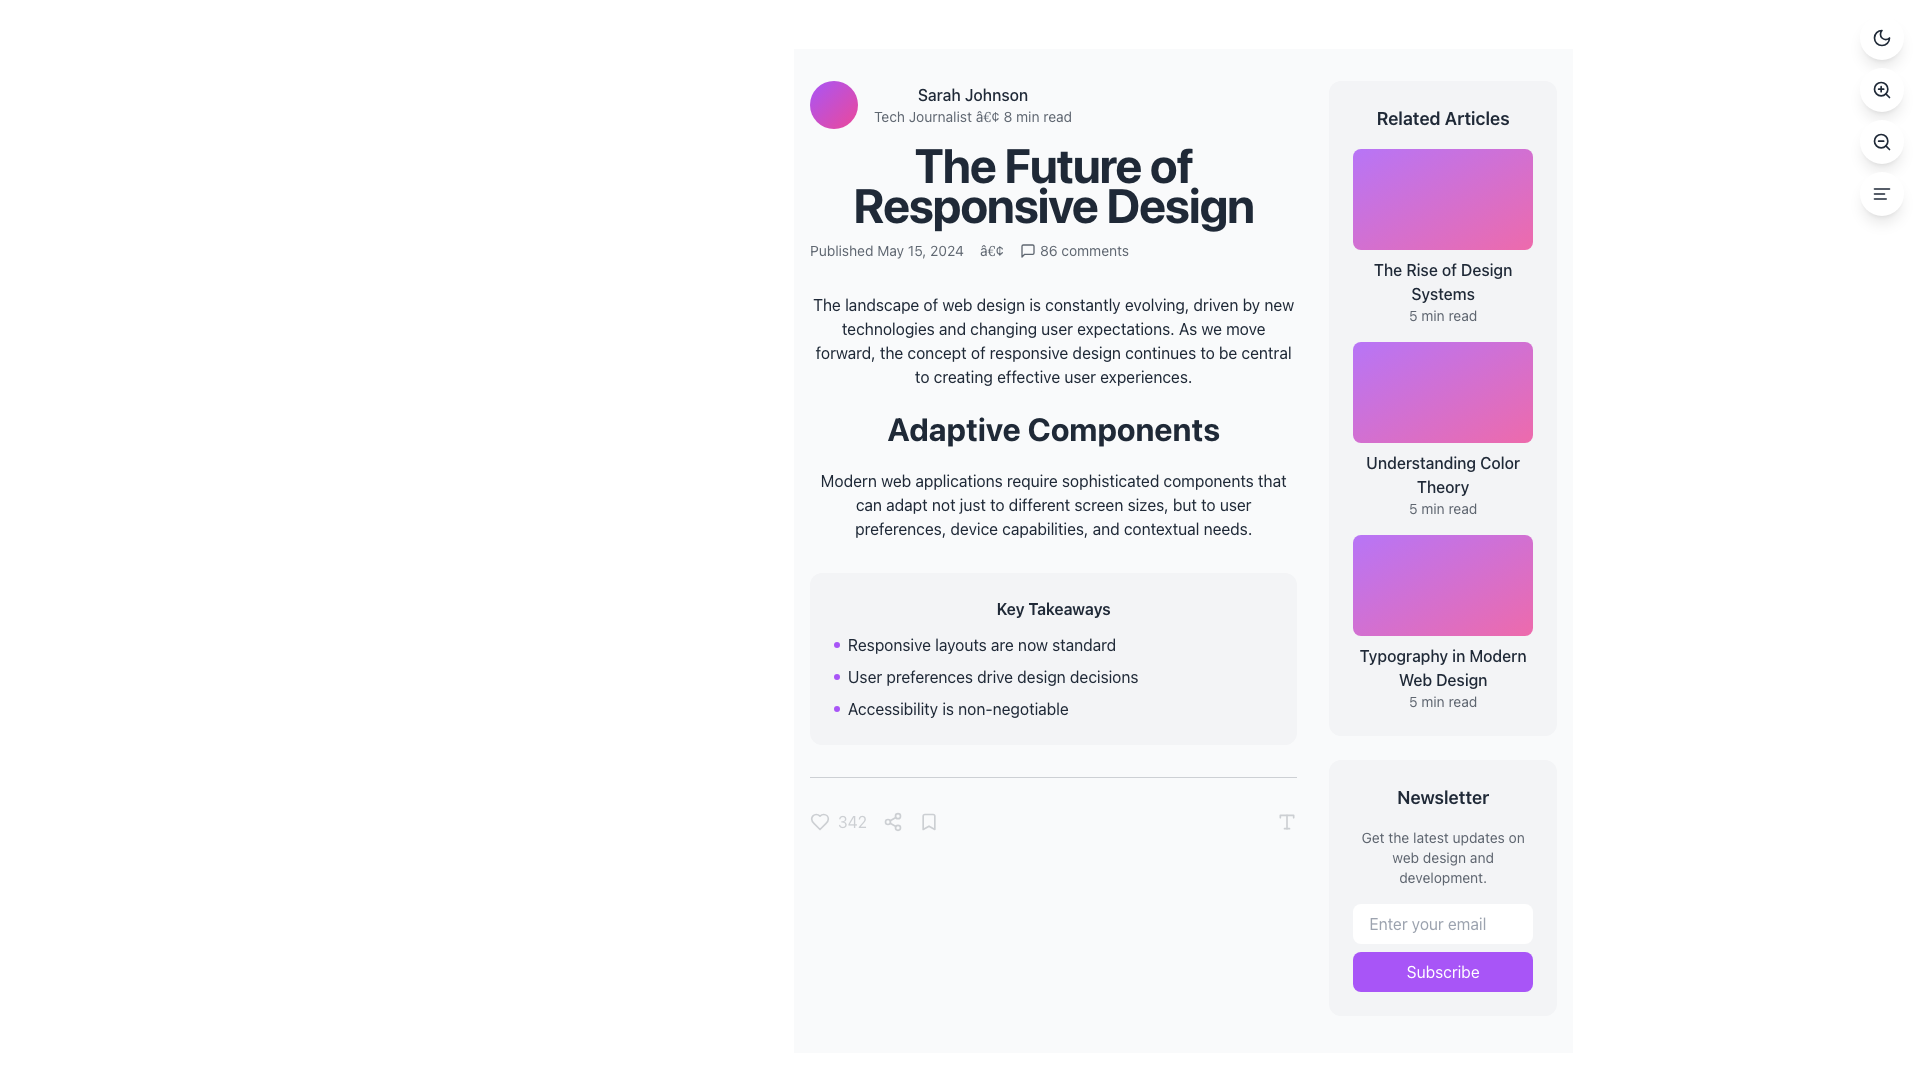 The image size is (1920, 1080). What do you see at coordinates (1880, 115) in the screenshot?
I see `the second button from the top in a vertical stack of four circular buttons on the right side of the interface to zoom in` at bounding box center [1880, 115].